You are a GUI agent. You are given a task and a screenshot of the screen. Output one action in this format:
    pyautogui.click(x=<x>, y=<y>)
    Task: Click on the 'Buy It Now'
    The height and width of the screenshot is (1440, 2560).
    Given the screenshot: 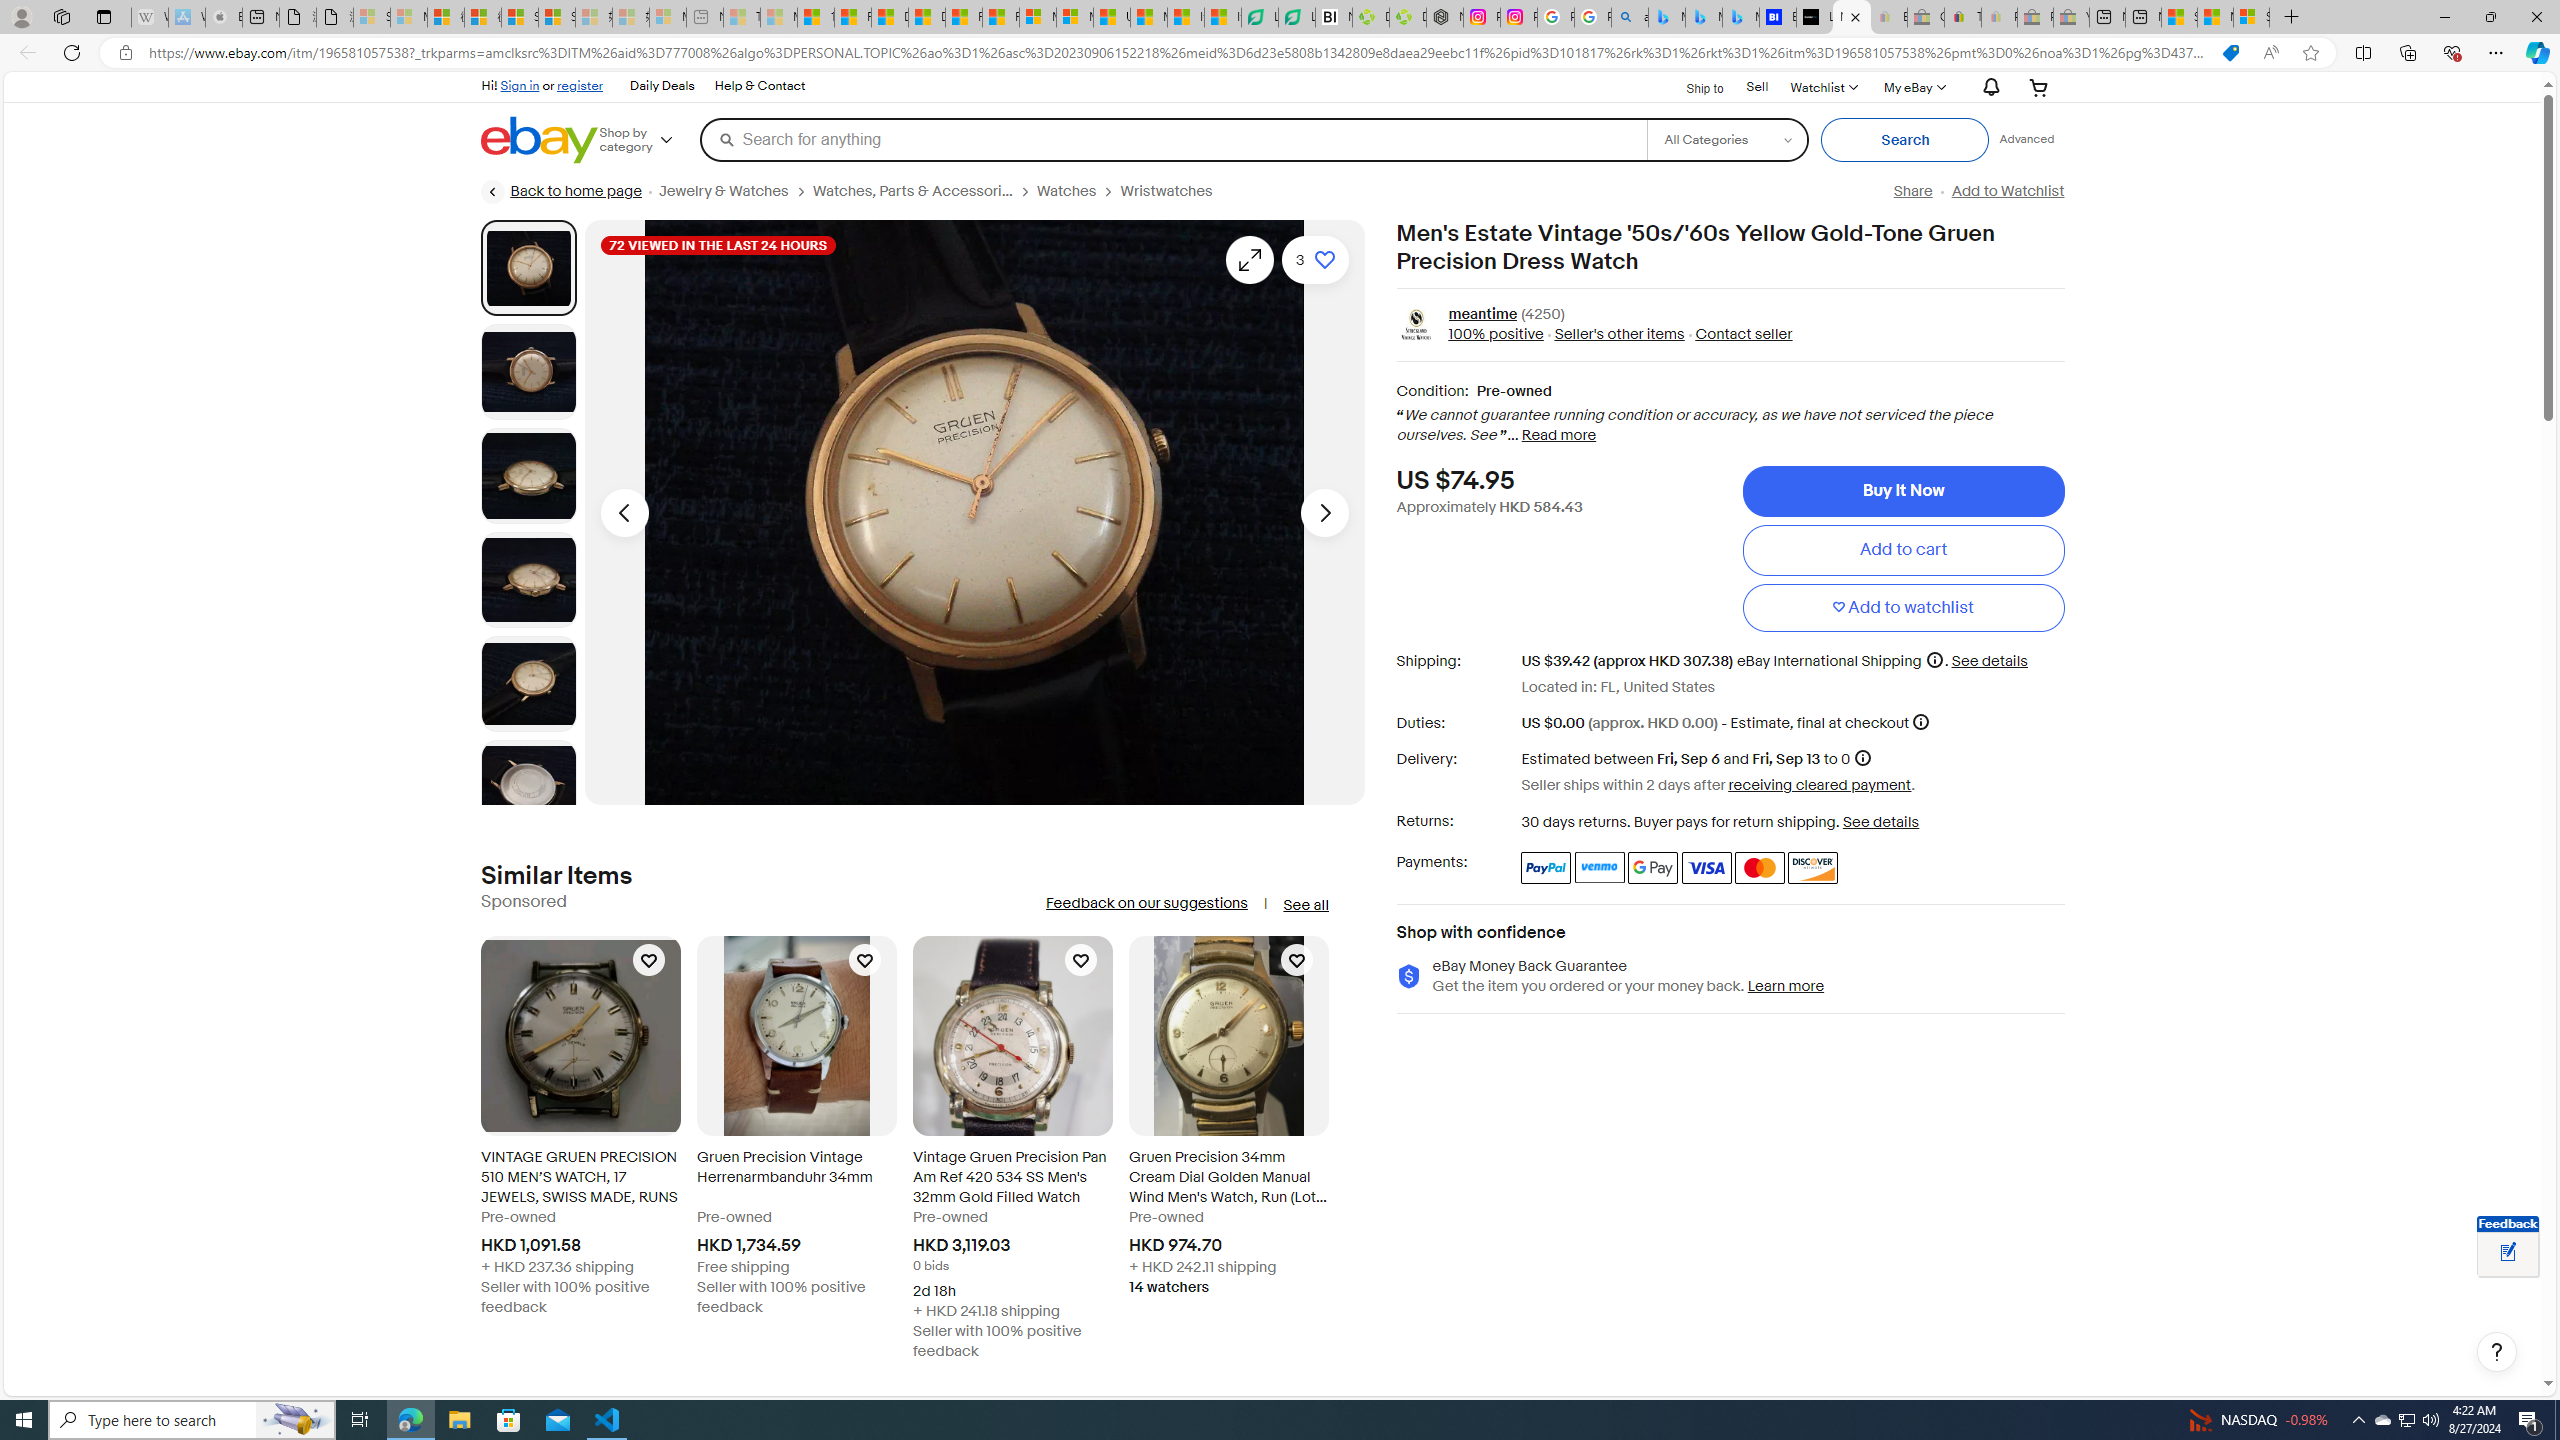 What is the action you would take?
    pyautogui.click(x=1903, y=490)
    